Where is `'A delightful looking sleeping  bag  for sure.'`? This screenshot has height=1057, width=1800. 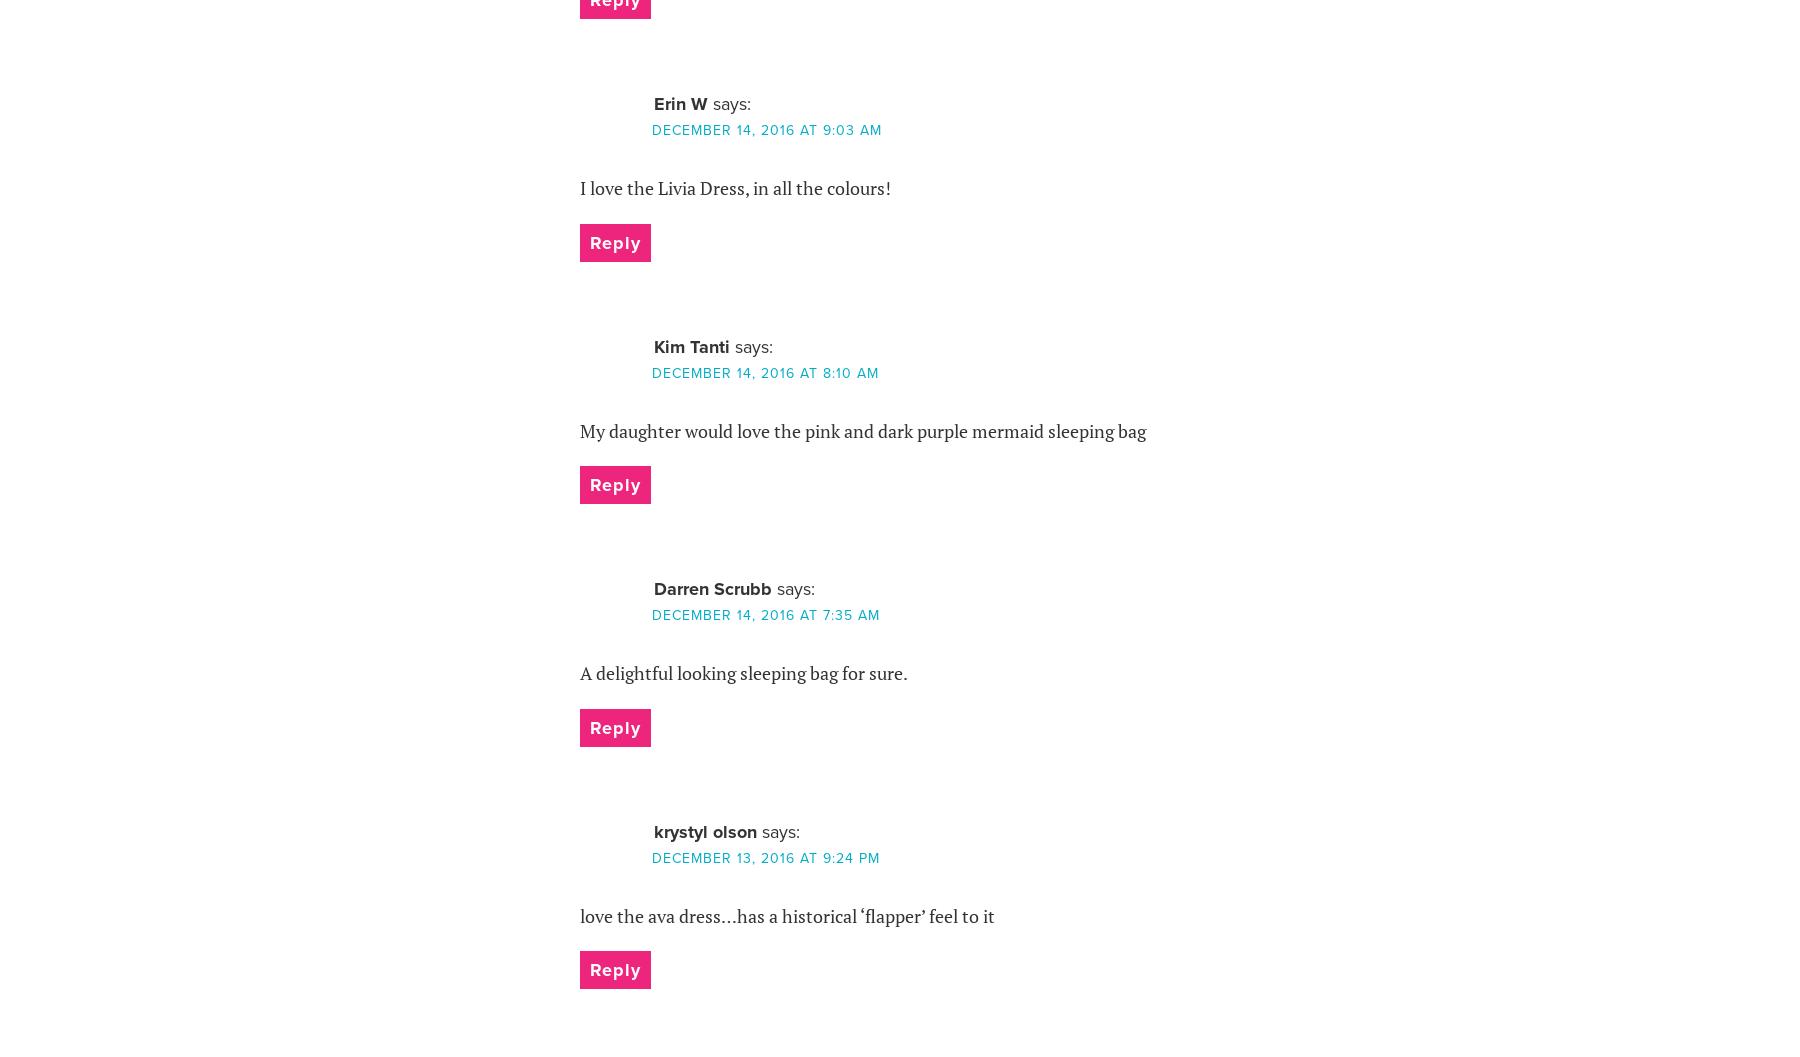 'A delightful looking sleeping  bag  for sure.' is located at coordinates (742, 672).